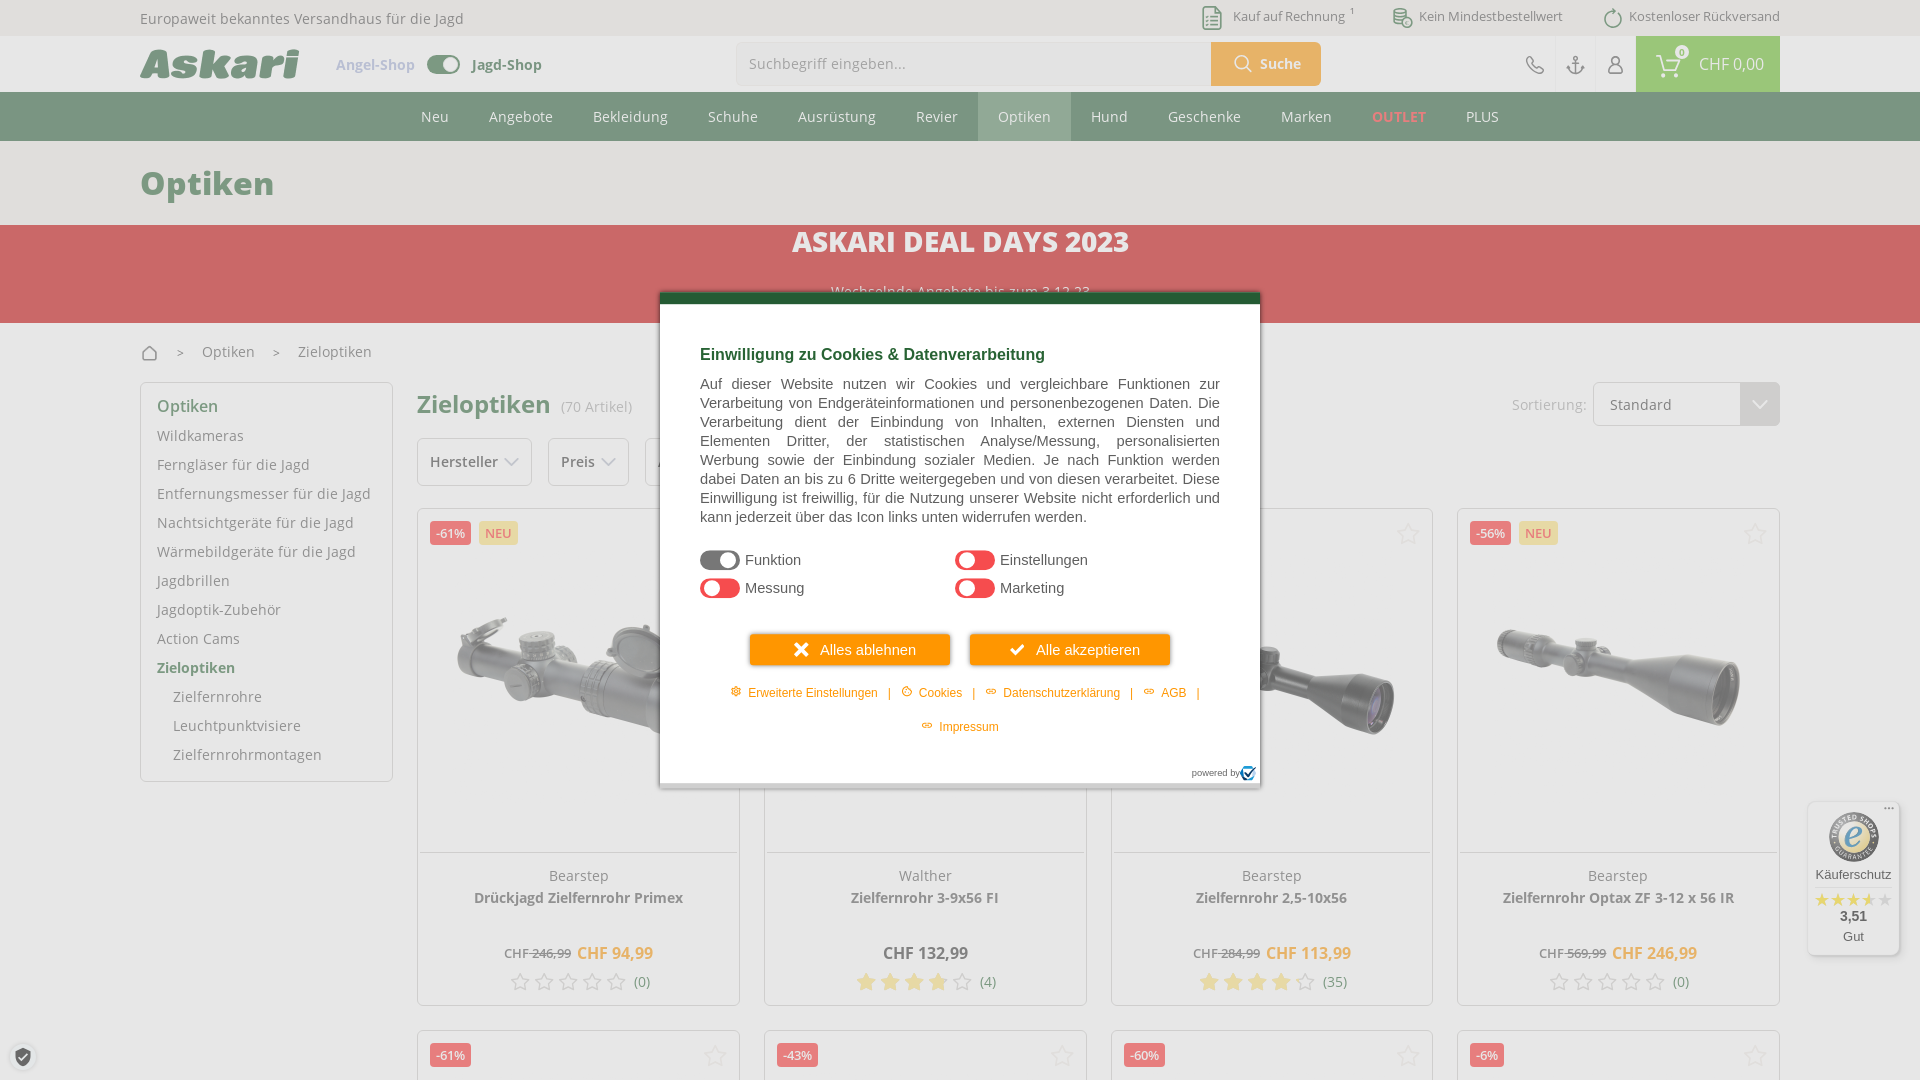  I want to click on 'Action Cams', so click(156, 638).